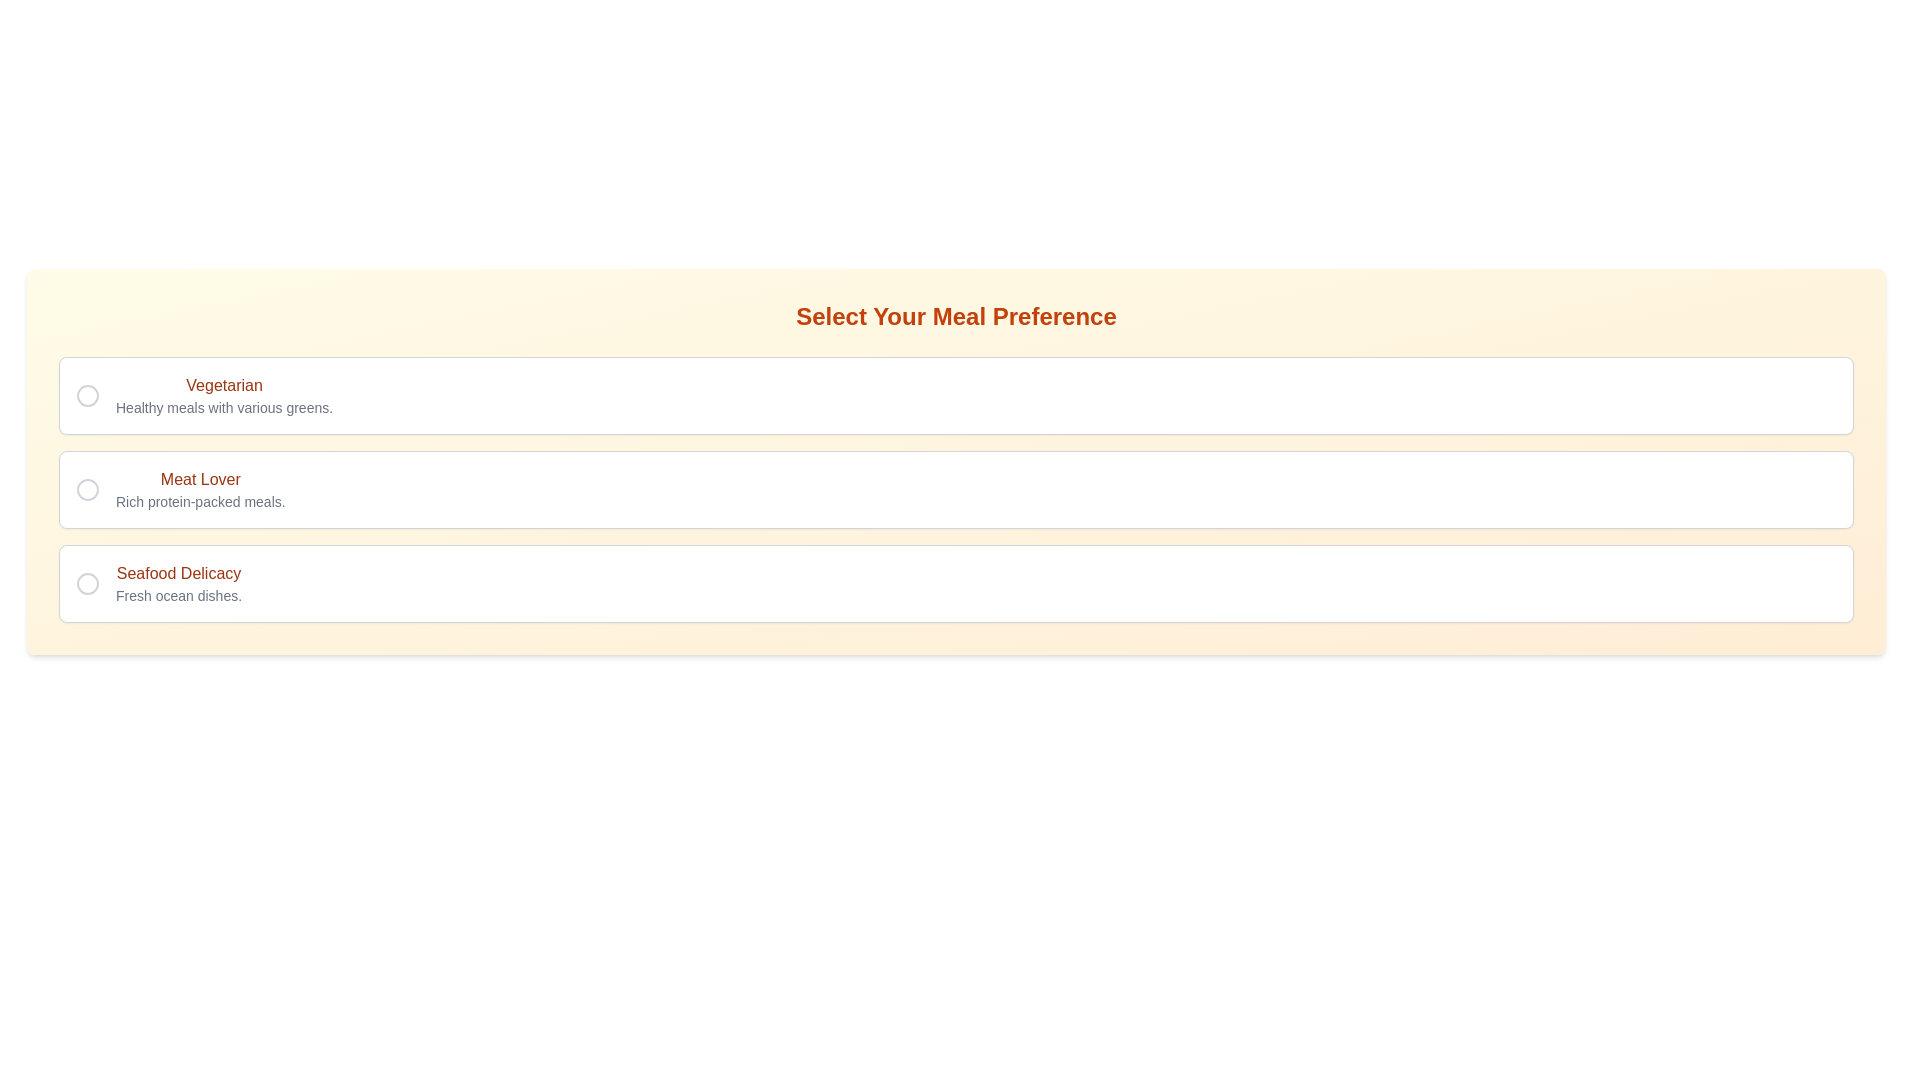 This screenshot has width=1920, height=1080. I want to click on the text label displaying 'Healthy meals with various greens.' which is located below the 'Vegetarian' label in the meal preferences list, so click(224, 407).